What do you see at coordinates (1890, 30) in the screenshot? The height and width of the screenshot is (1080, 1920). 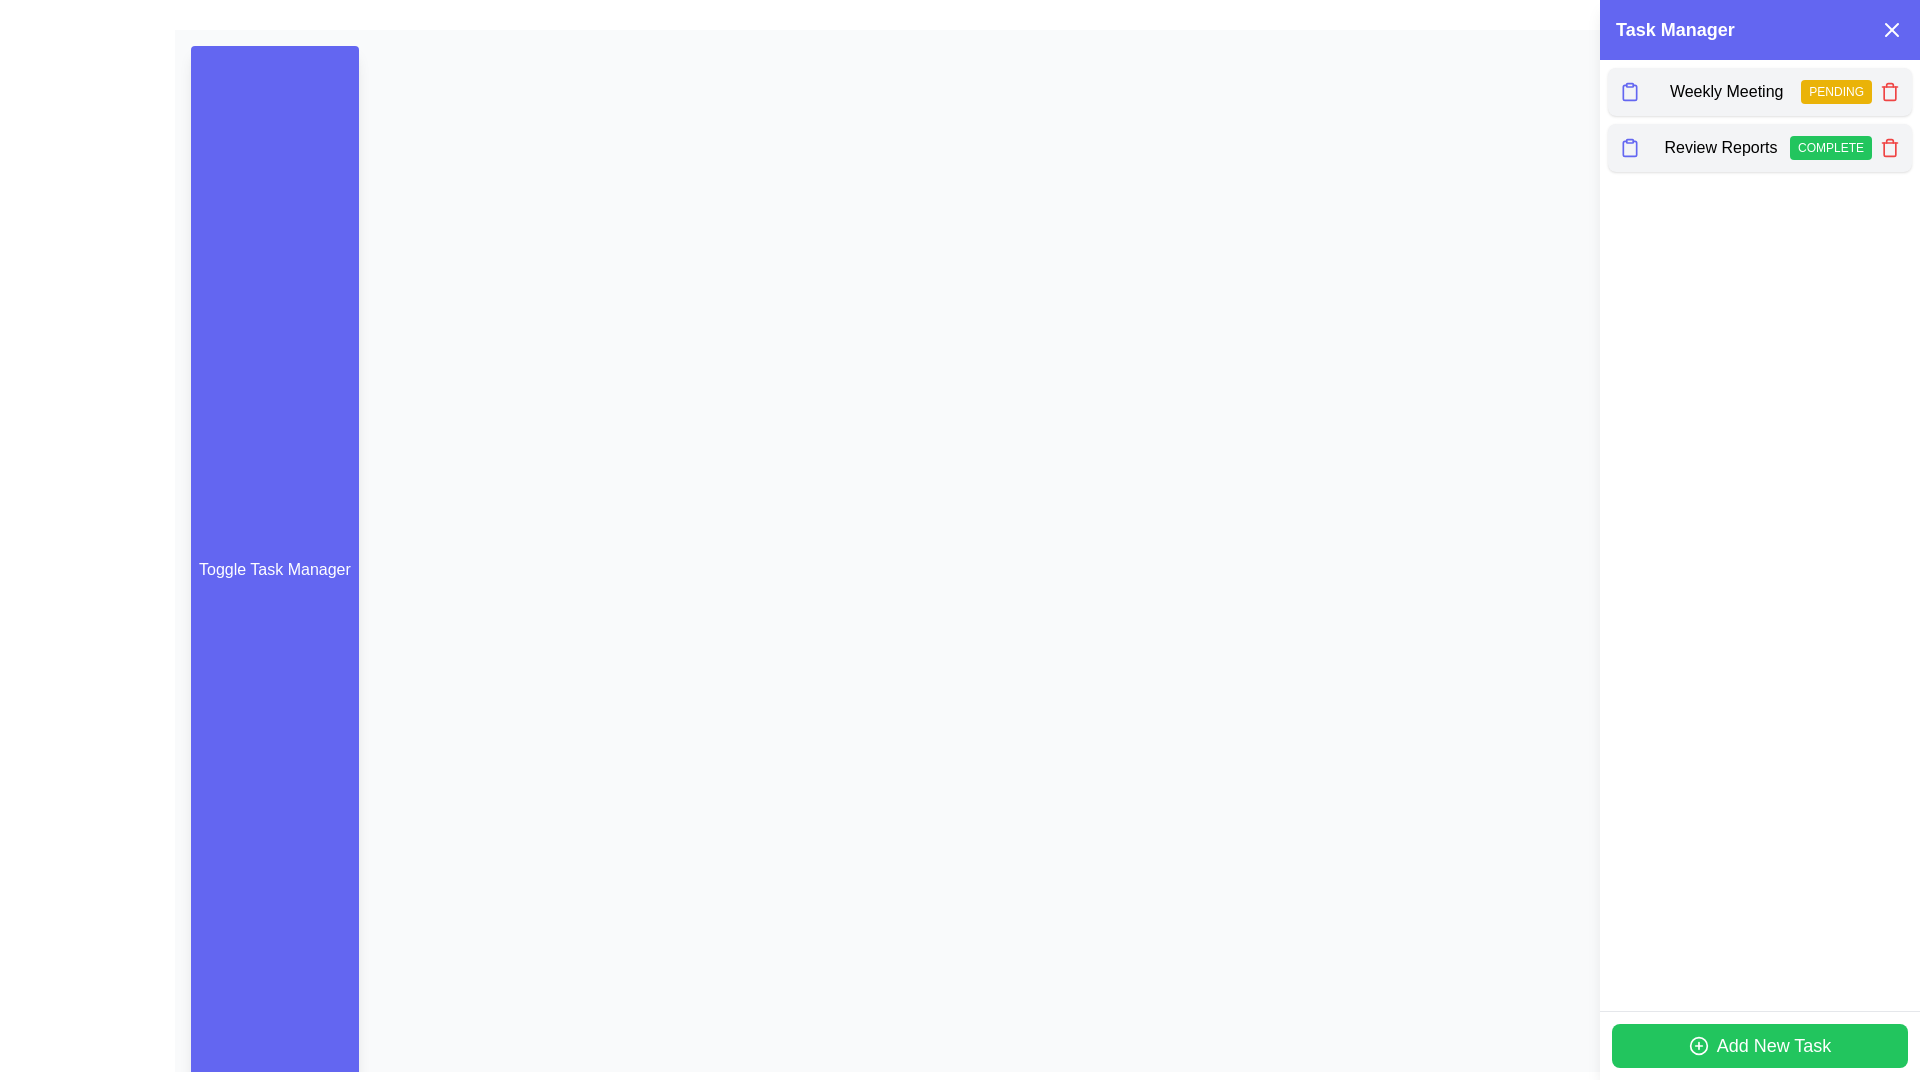 I see `the close button icon located at the top-right corner of the 'Task Manager' panel` at bounding box center [1890, 30].